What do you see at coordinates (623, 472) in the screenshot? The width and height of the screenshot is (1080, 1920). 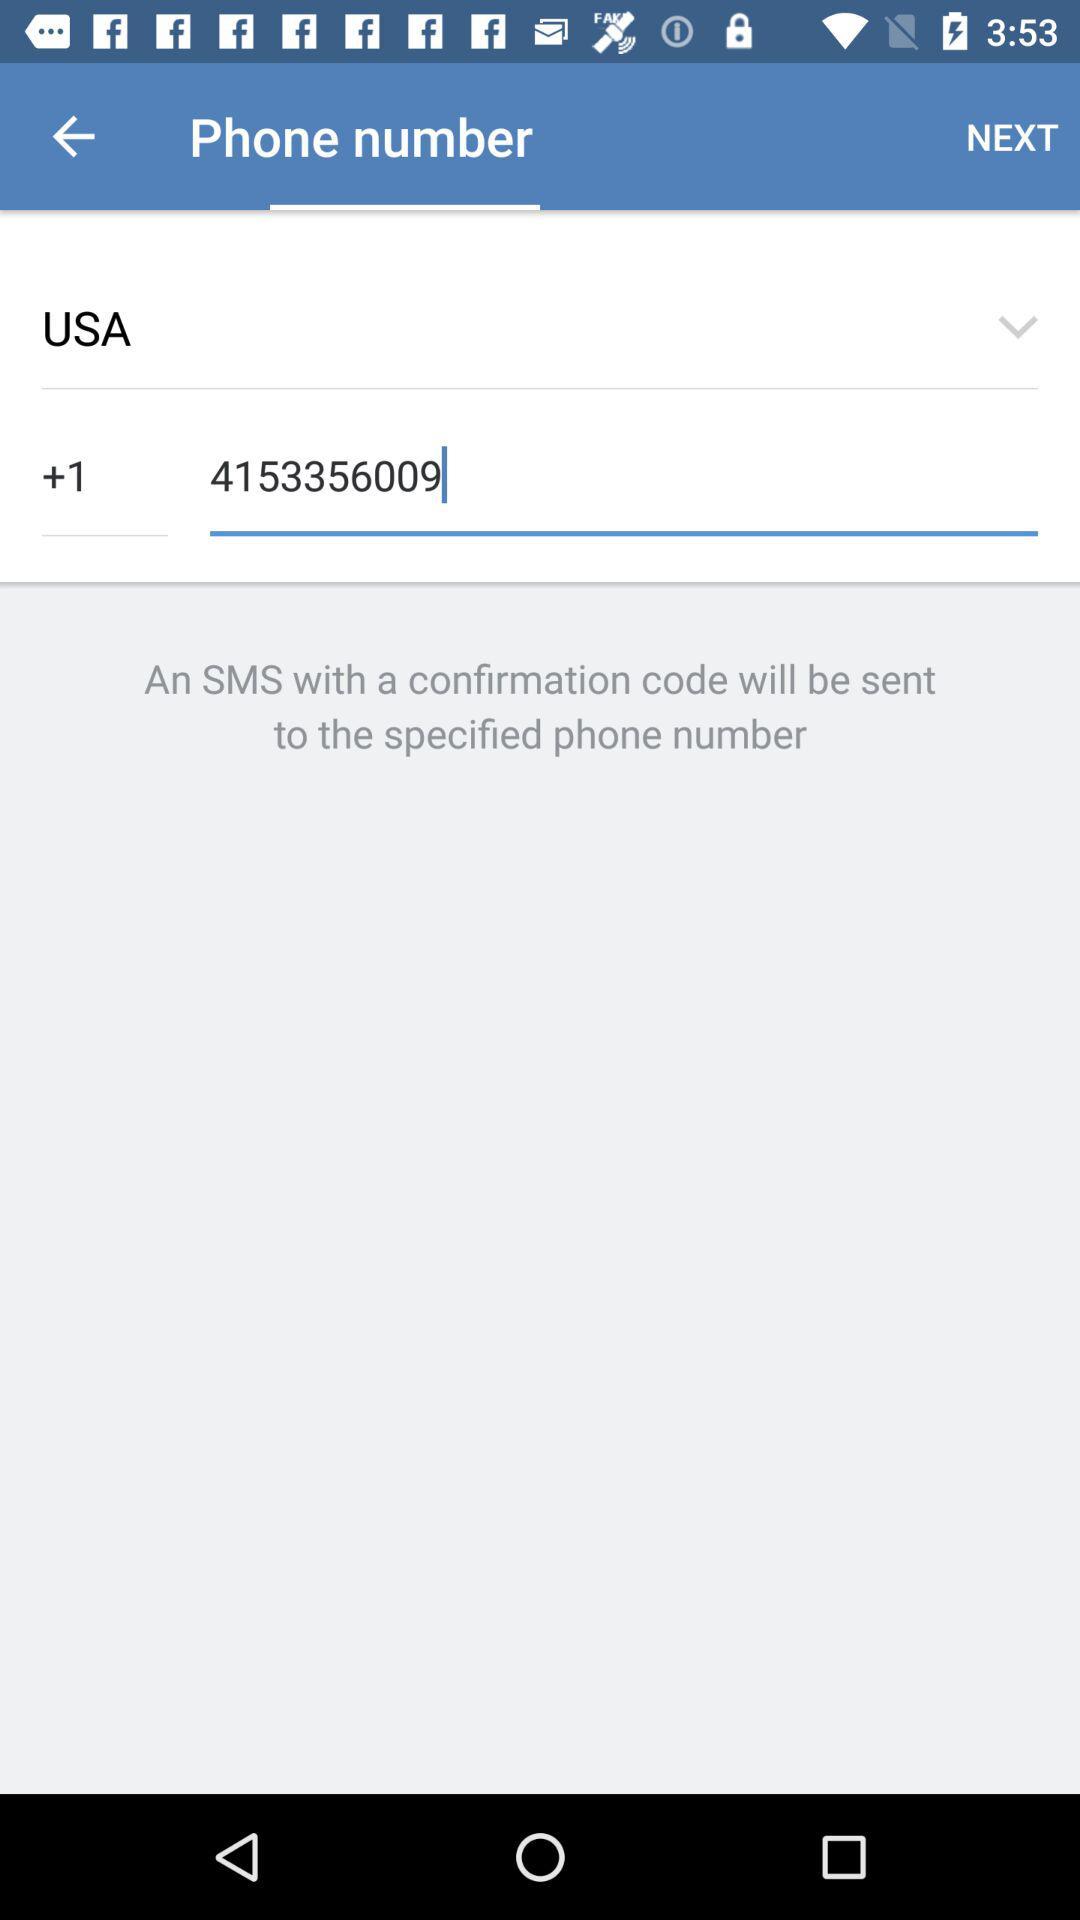 I see `icon below usa item` at bounding box center [623, 472].